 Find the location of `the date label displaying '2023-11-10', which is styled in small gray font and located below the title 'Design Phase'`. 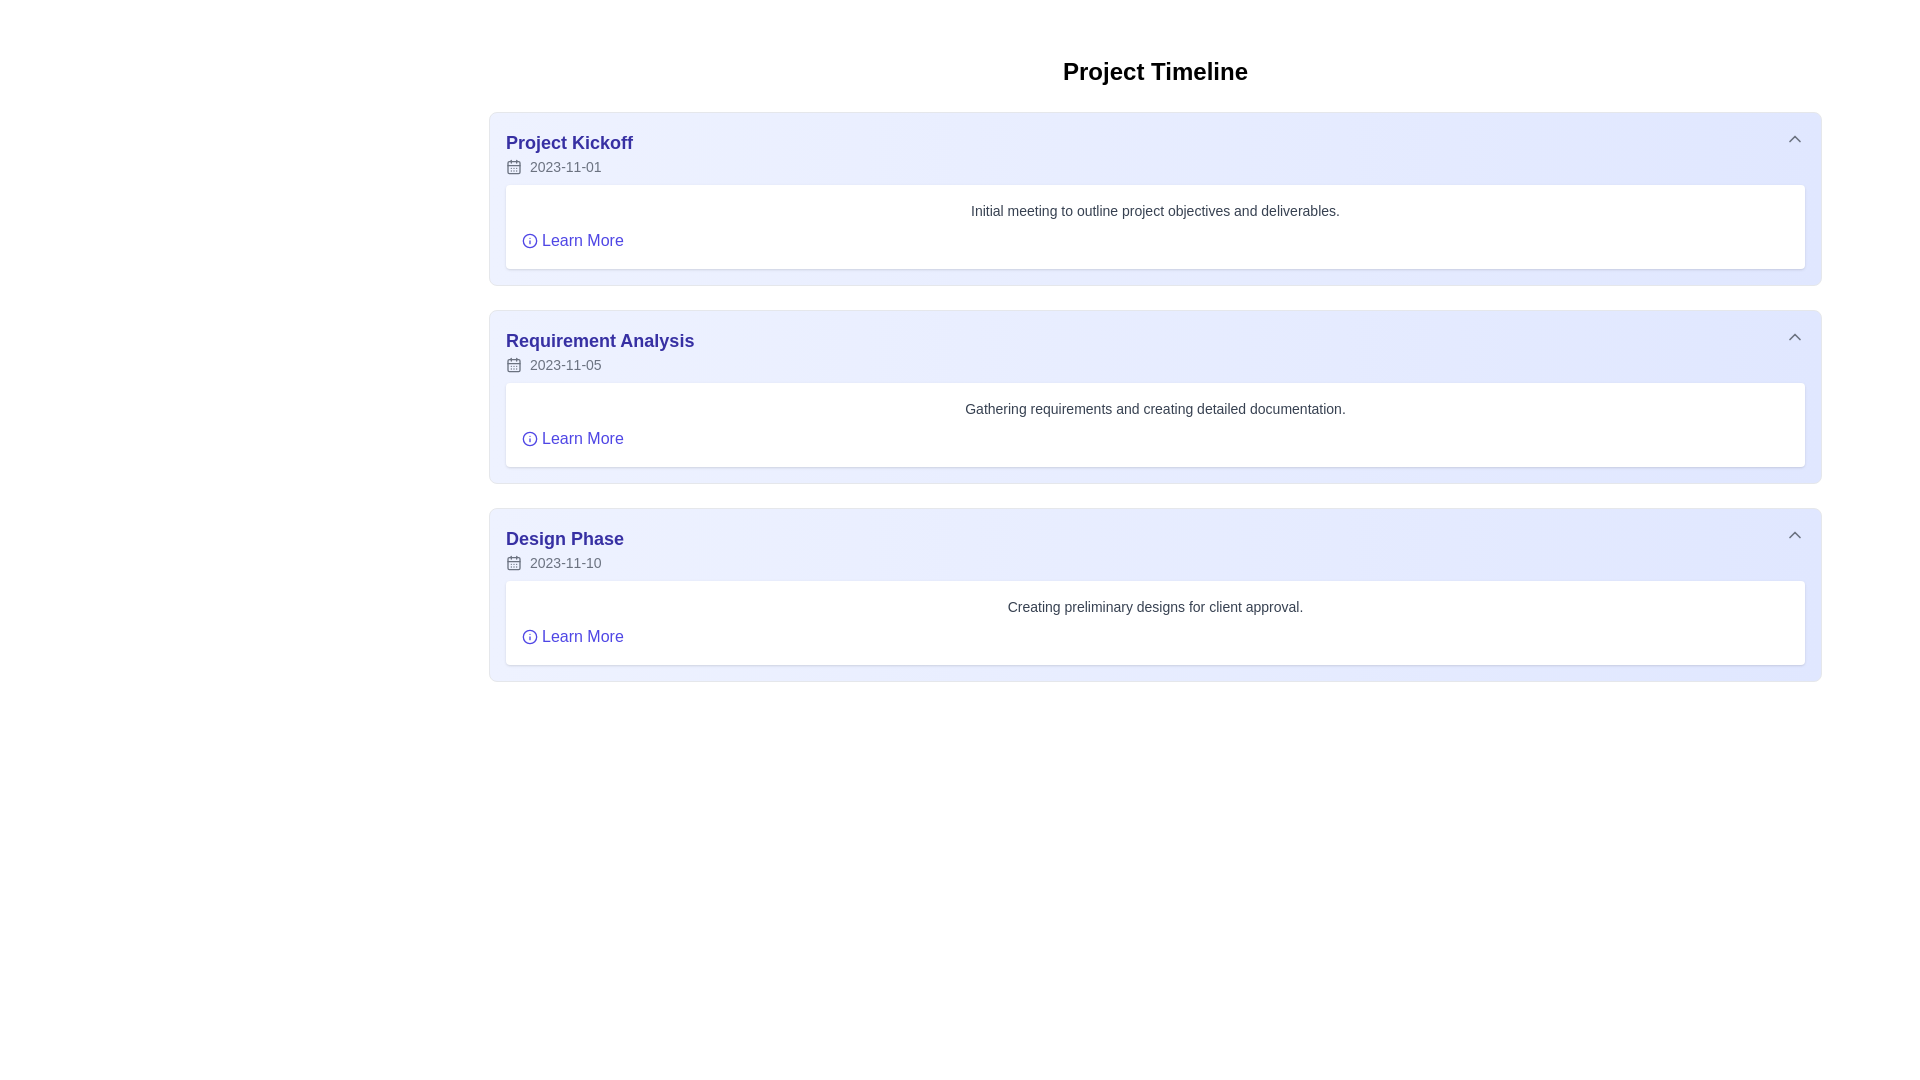

the date label displaying '2023-11-10', which is styled in small gray font and located below the title 'Design Phase' is located at coordinates (564, 563).